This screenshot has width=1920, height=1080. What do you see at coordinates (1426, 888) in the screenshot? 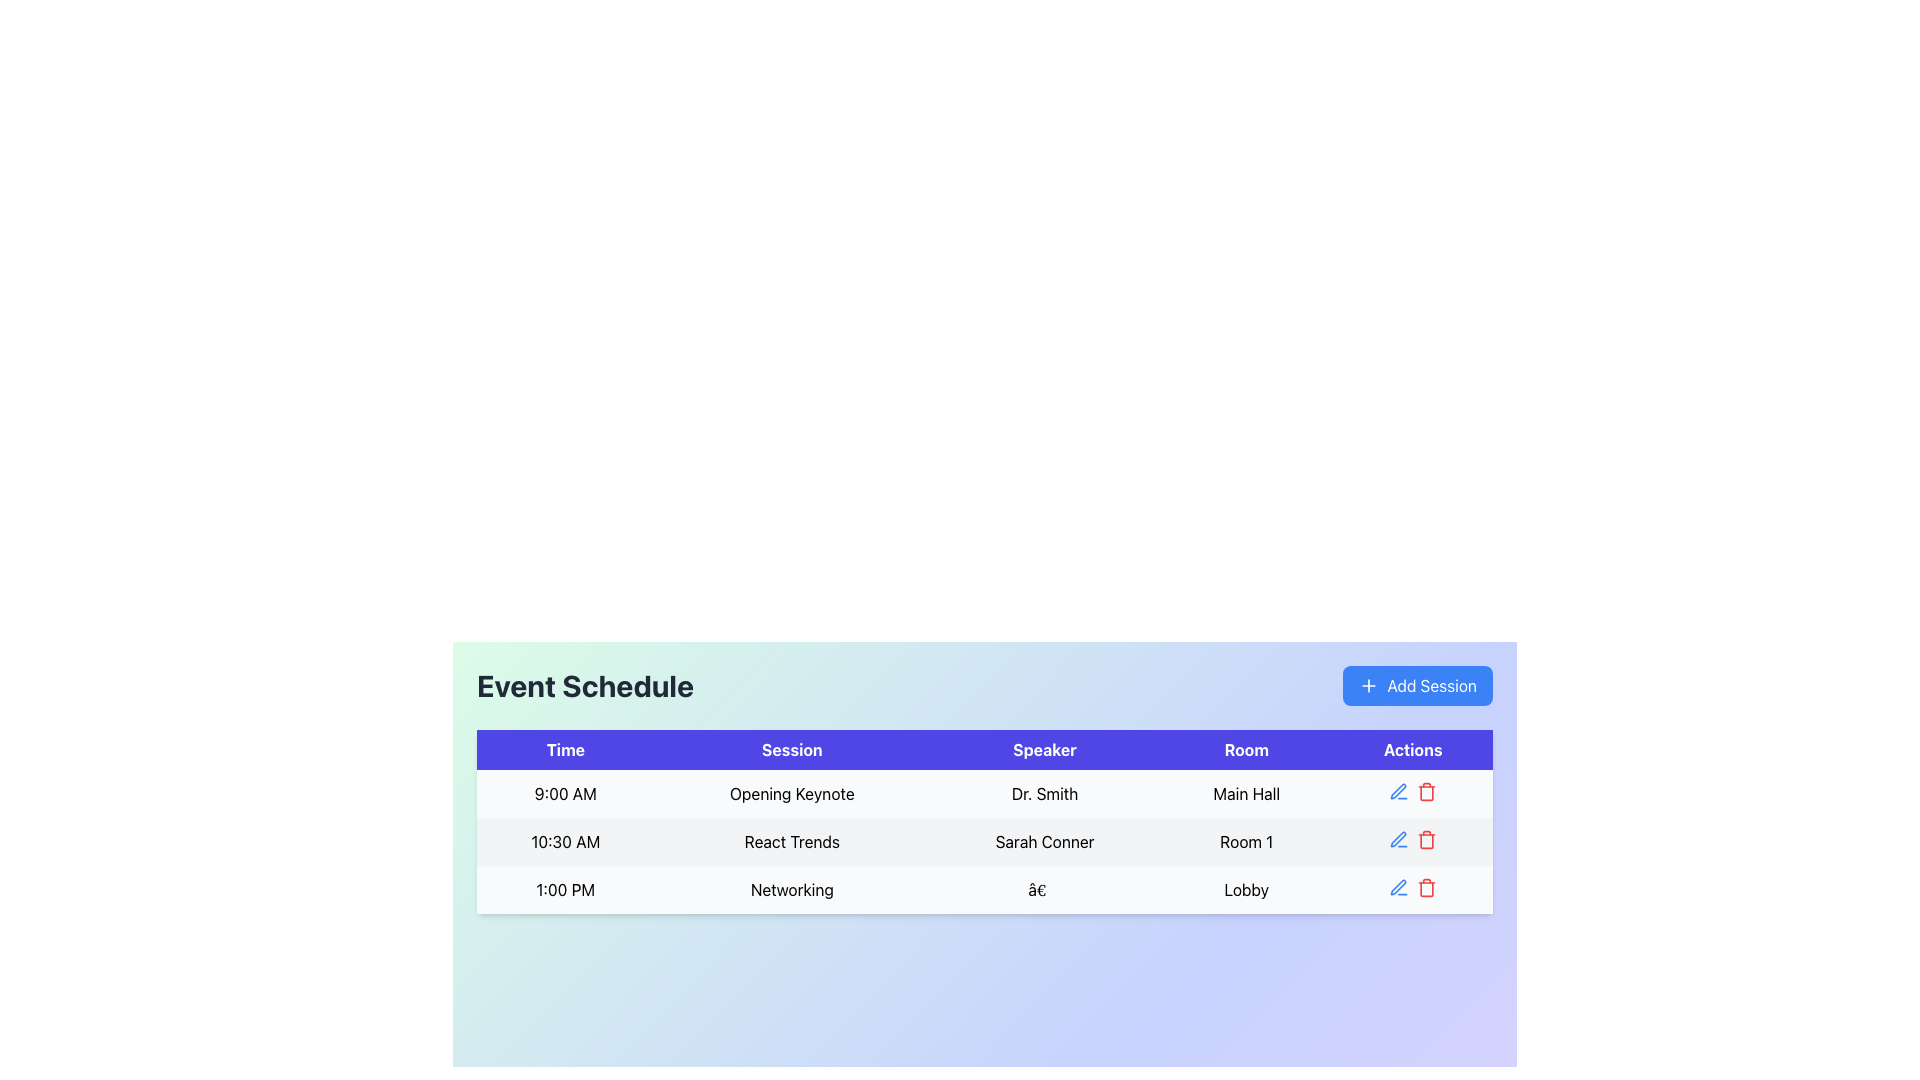
I see `the red trash can icon located in the 'Actions' column of the third row in the 'Event Schedule' table to initiate the delete action` at bounding box center [1426, 888].